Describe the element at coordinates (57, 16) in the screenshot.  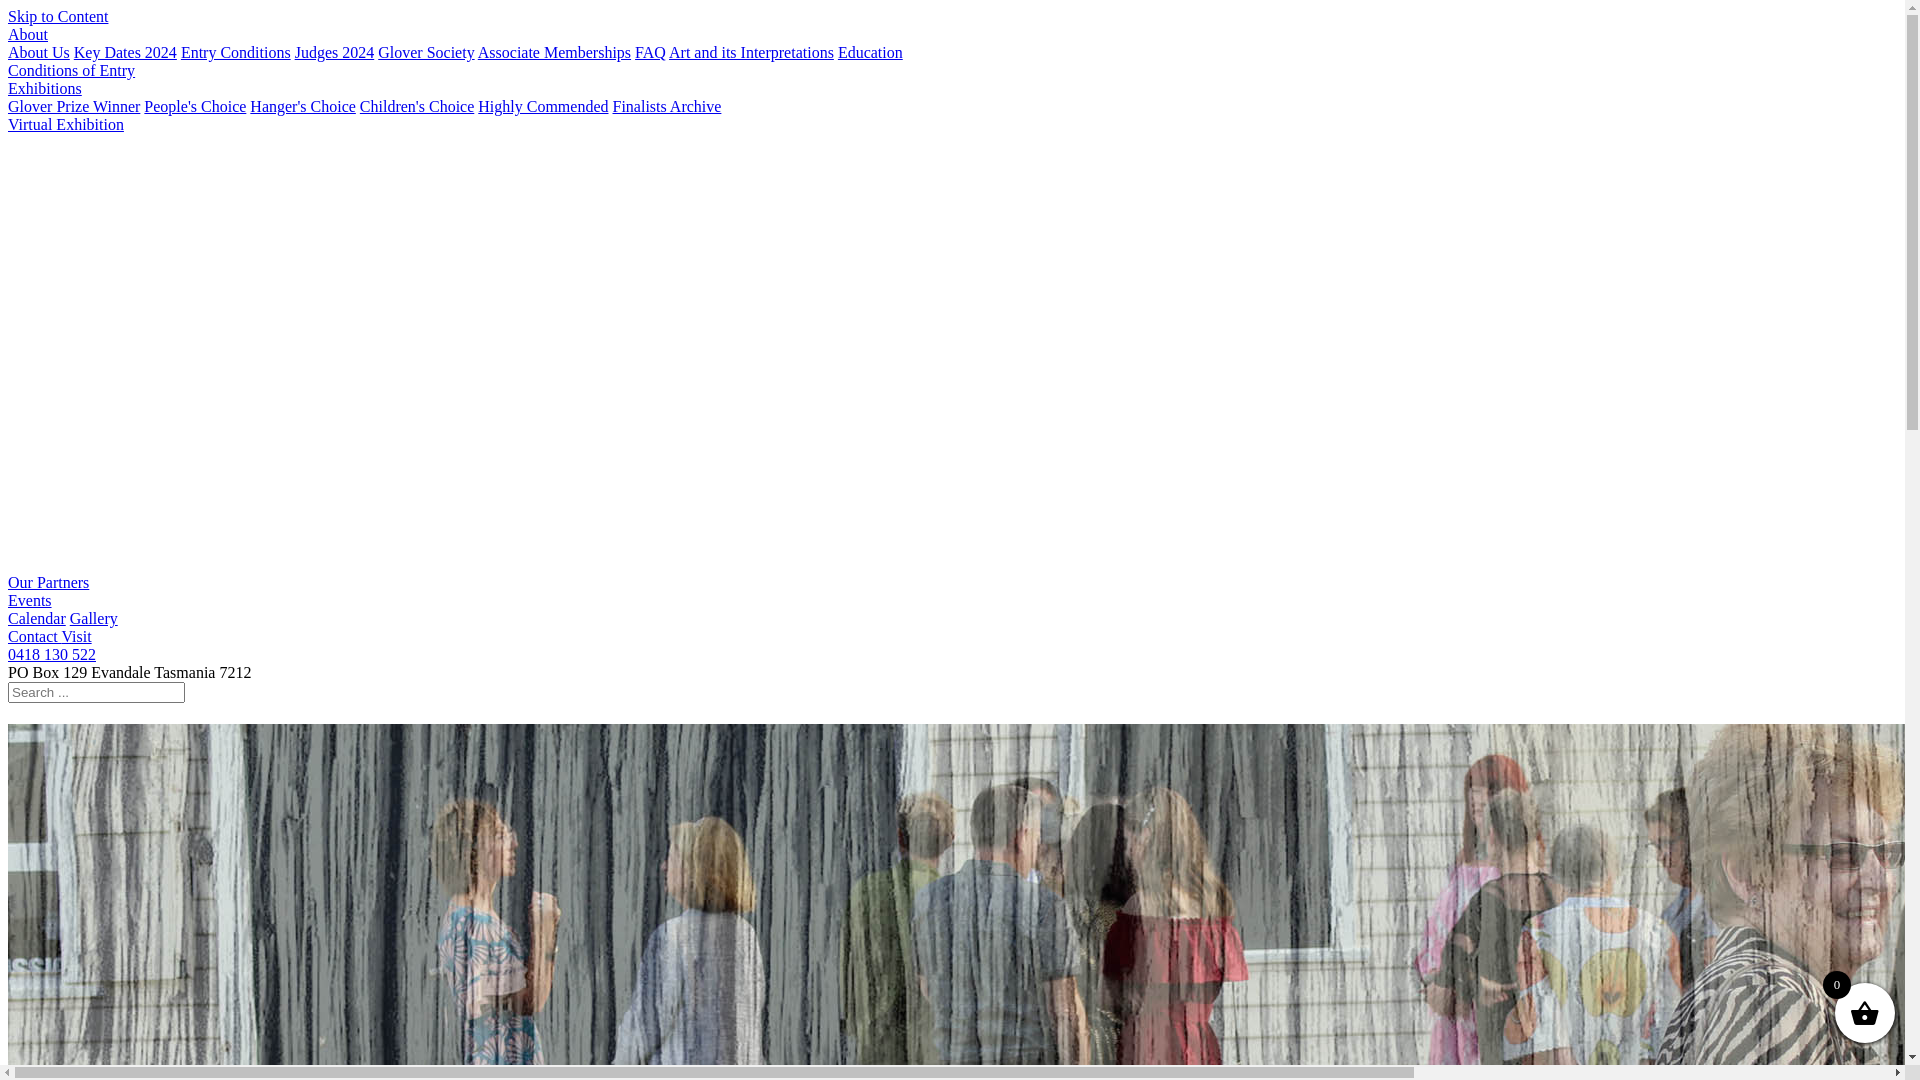
I see `'Skip to Content'` at that location.